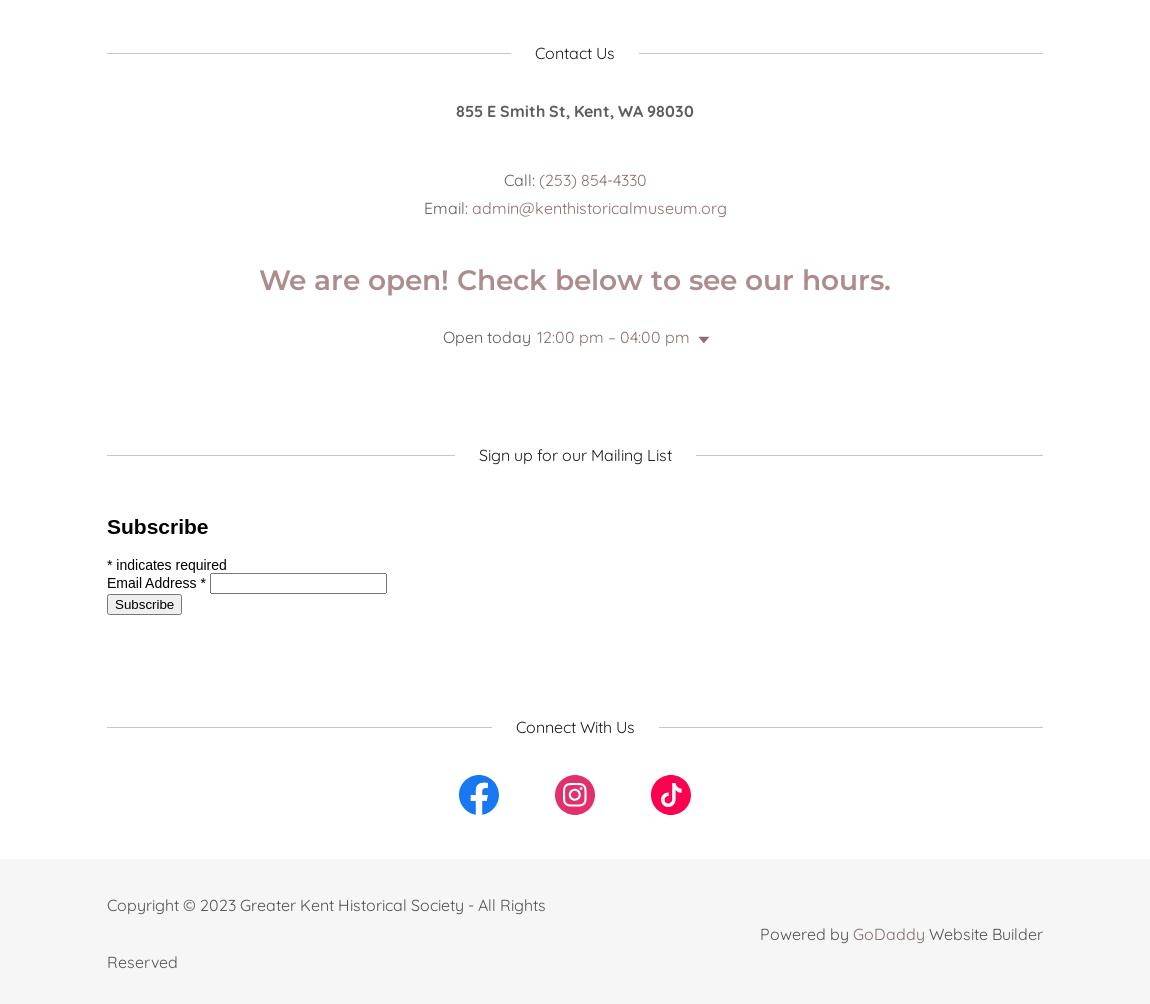 The image size is (1150, 1004). What do you see at coordinates (591, 178) in the screenshot?
I see `'(253) 854-4330'` at bounding box center [591, 178].